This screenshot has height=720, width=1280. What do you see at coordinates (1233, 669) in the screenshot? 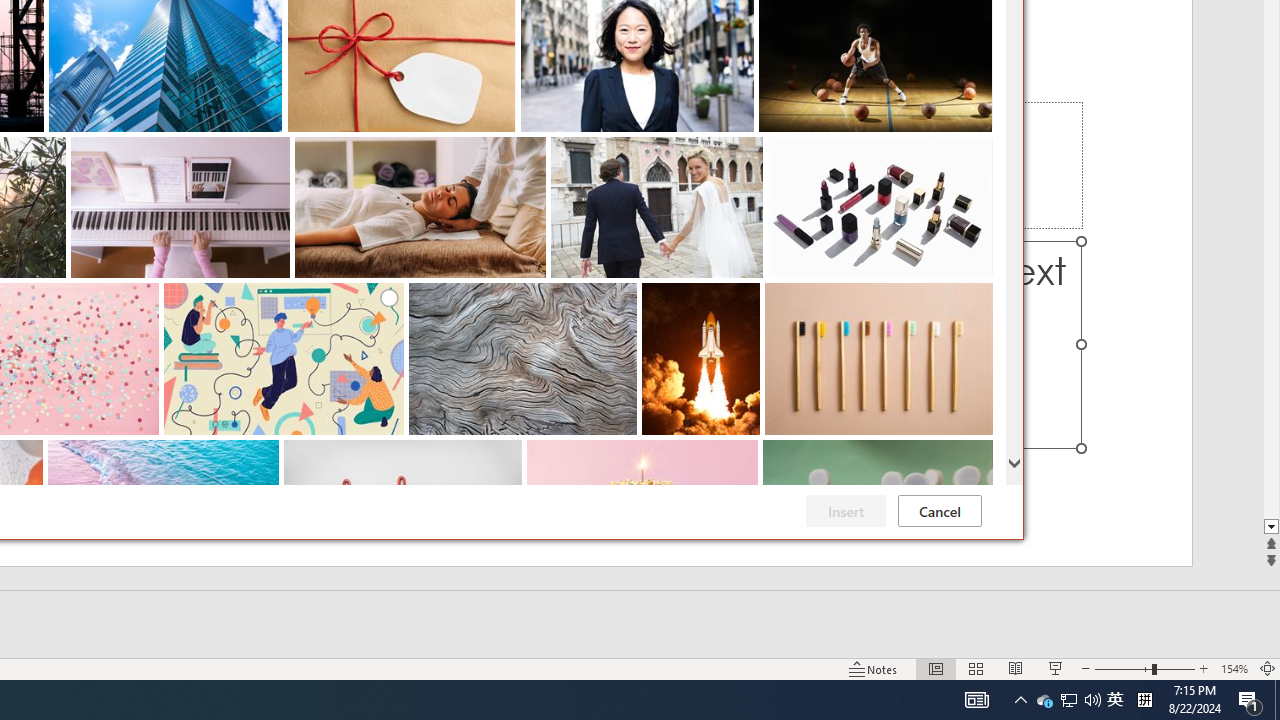
I see `'Zoom 154%'` at bounding box center [1233, 669].